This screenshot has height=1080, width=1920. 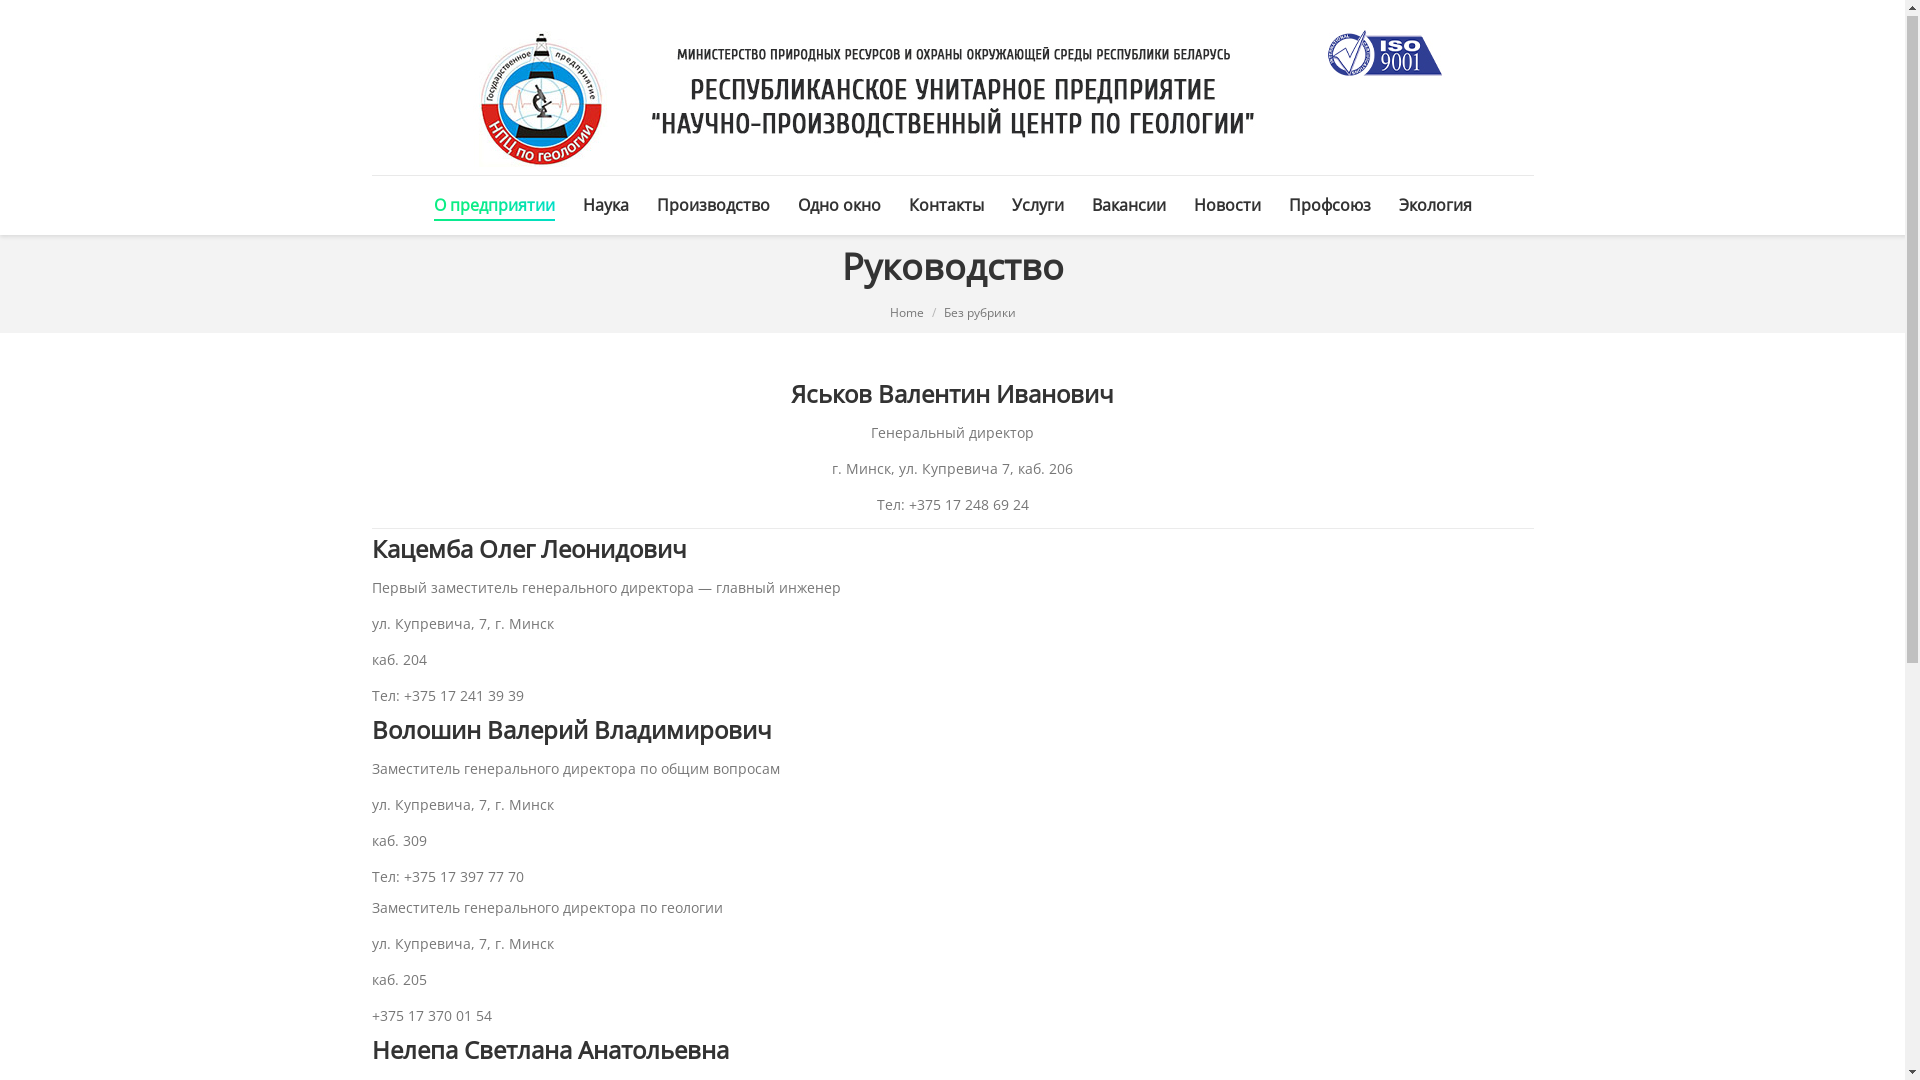 What do you see at coordinates (906, 314) in the screenshot?
I see `'Home'` at bounding box center [906, 314].